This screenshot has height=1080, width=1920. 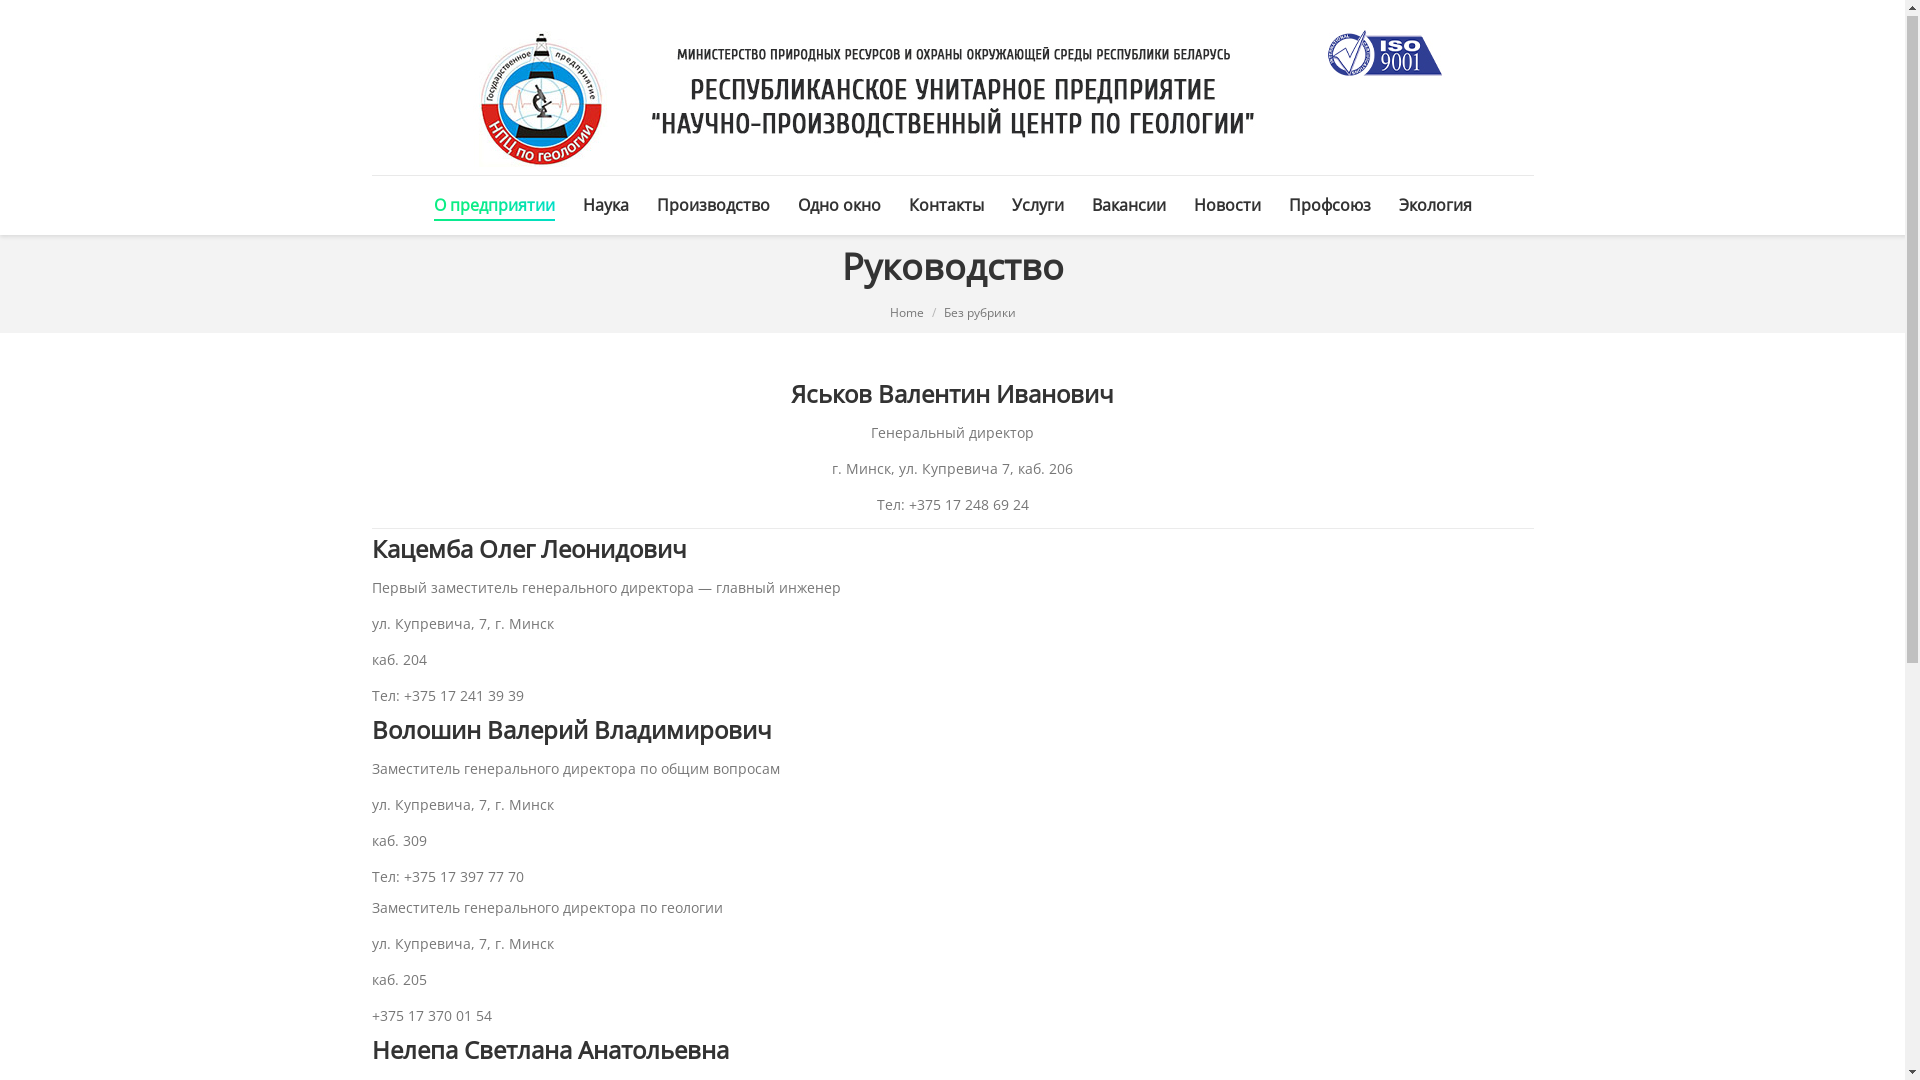 What do you see at coordinates (906, 314) in the screenshot?
I see `'Home'` at bounding box center [906, 314].